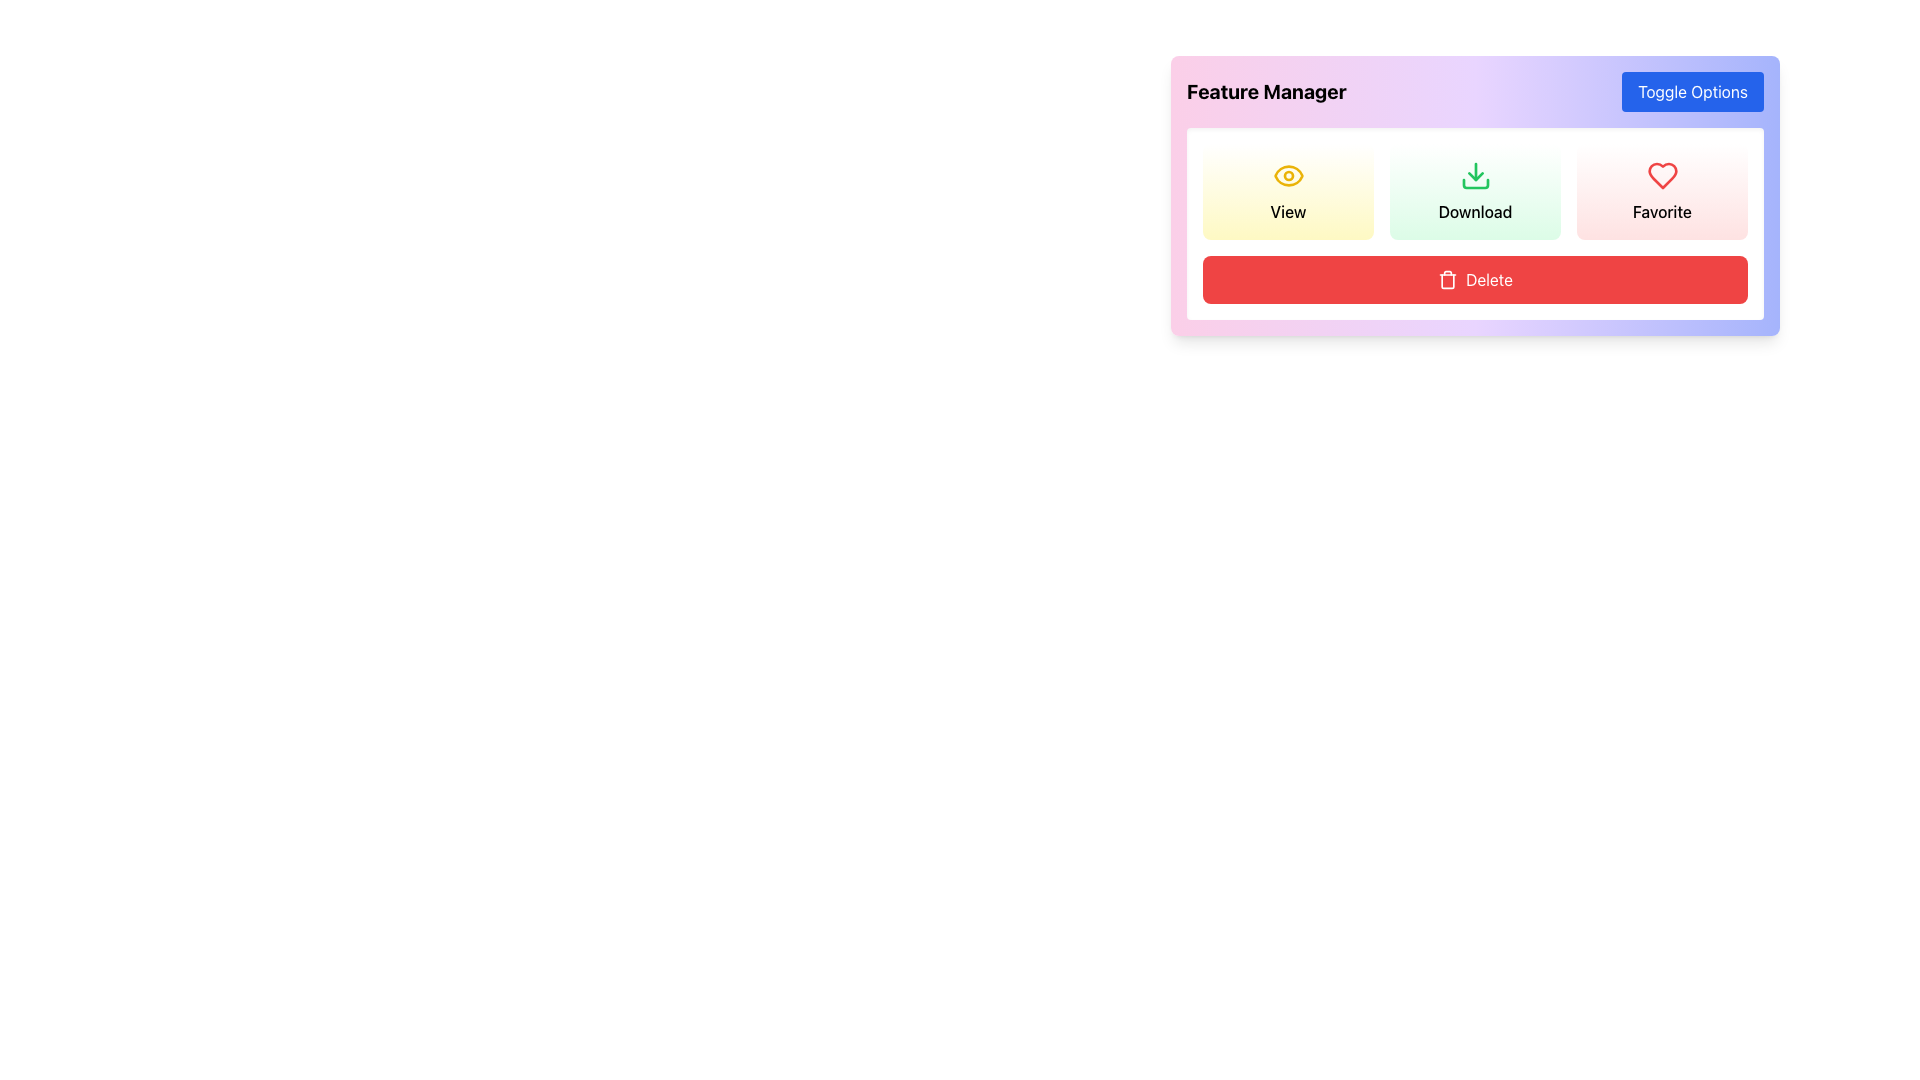  I want to click on the text label providing a description for the associated download action button, located below the download icon in the center of its respective card, so click(1475, 212).